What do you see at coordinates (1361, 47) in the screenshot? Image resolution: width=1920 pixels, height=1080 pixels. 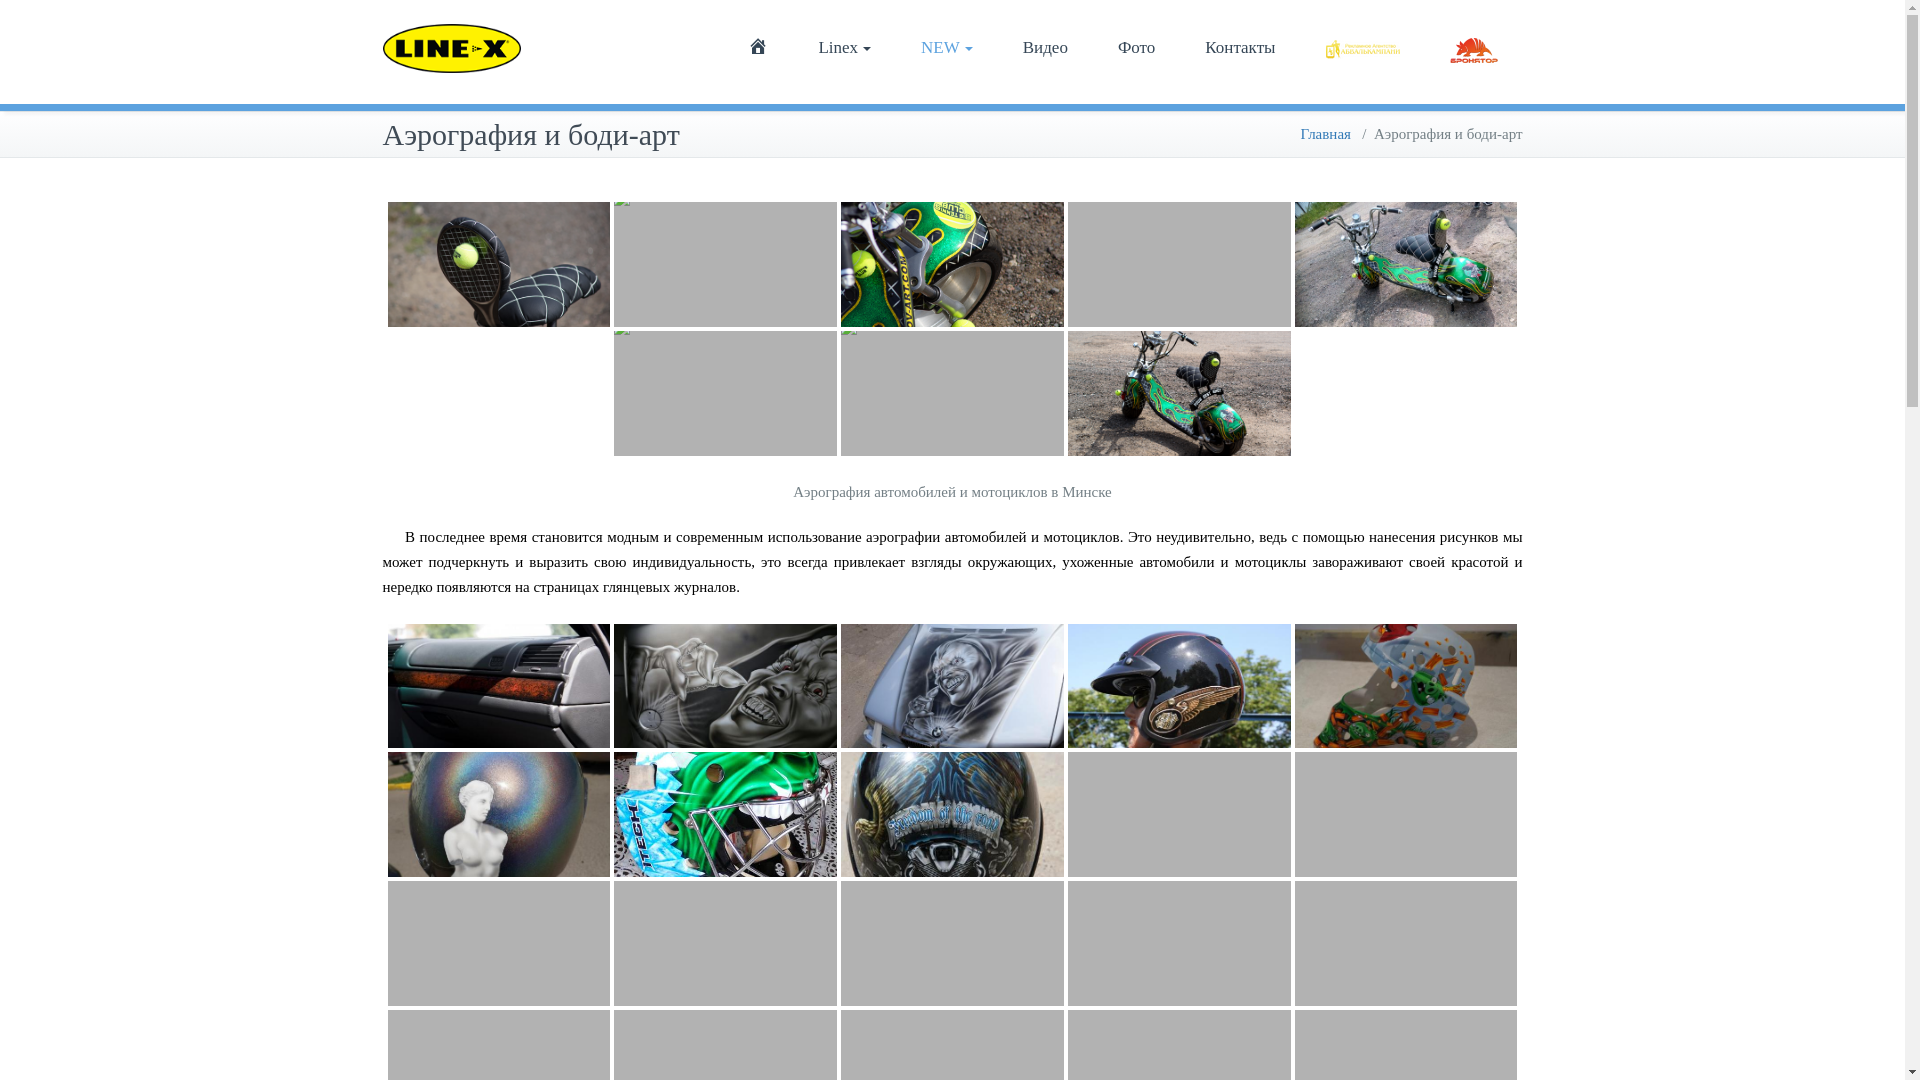 I see `'abvalcompany'` at bounding box center [1361, 47].